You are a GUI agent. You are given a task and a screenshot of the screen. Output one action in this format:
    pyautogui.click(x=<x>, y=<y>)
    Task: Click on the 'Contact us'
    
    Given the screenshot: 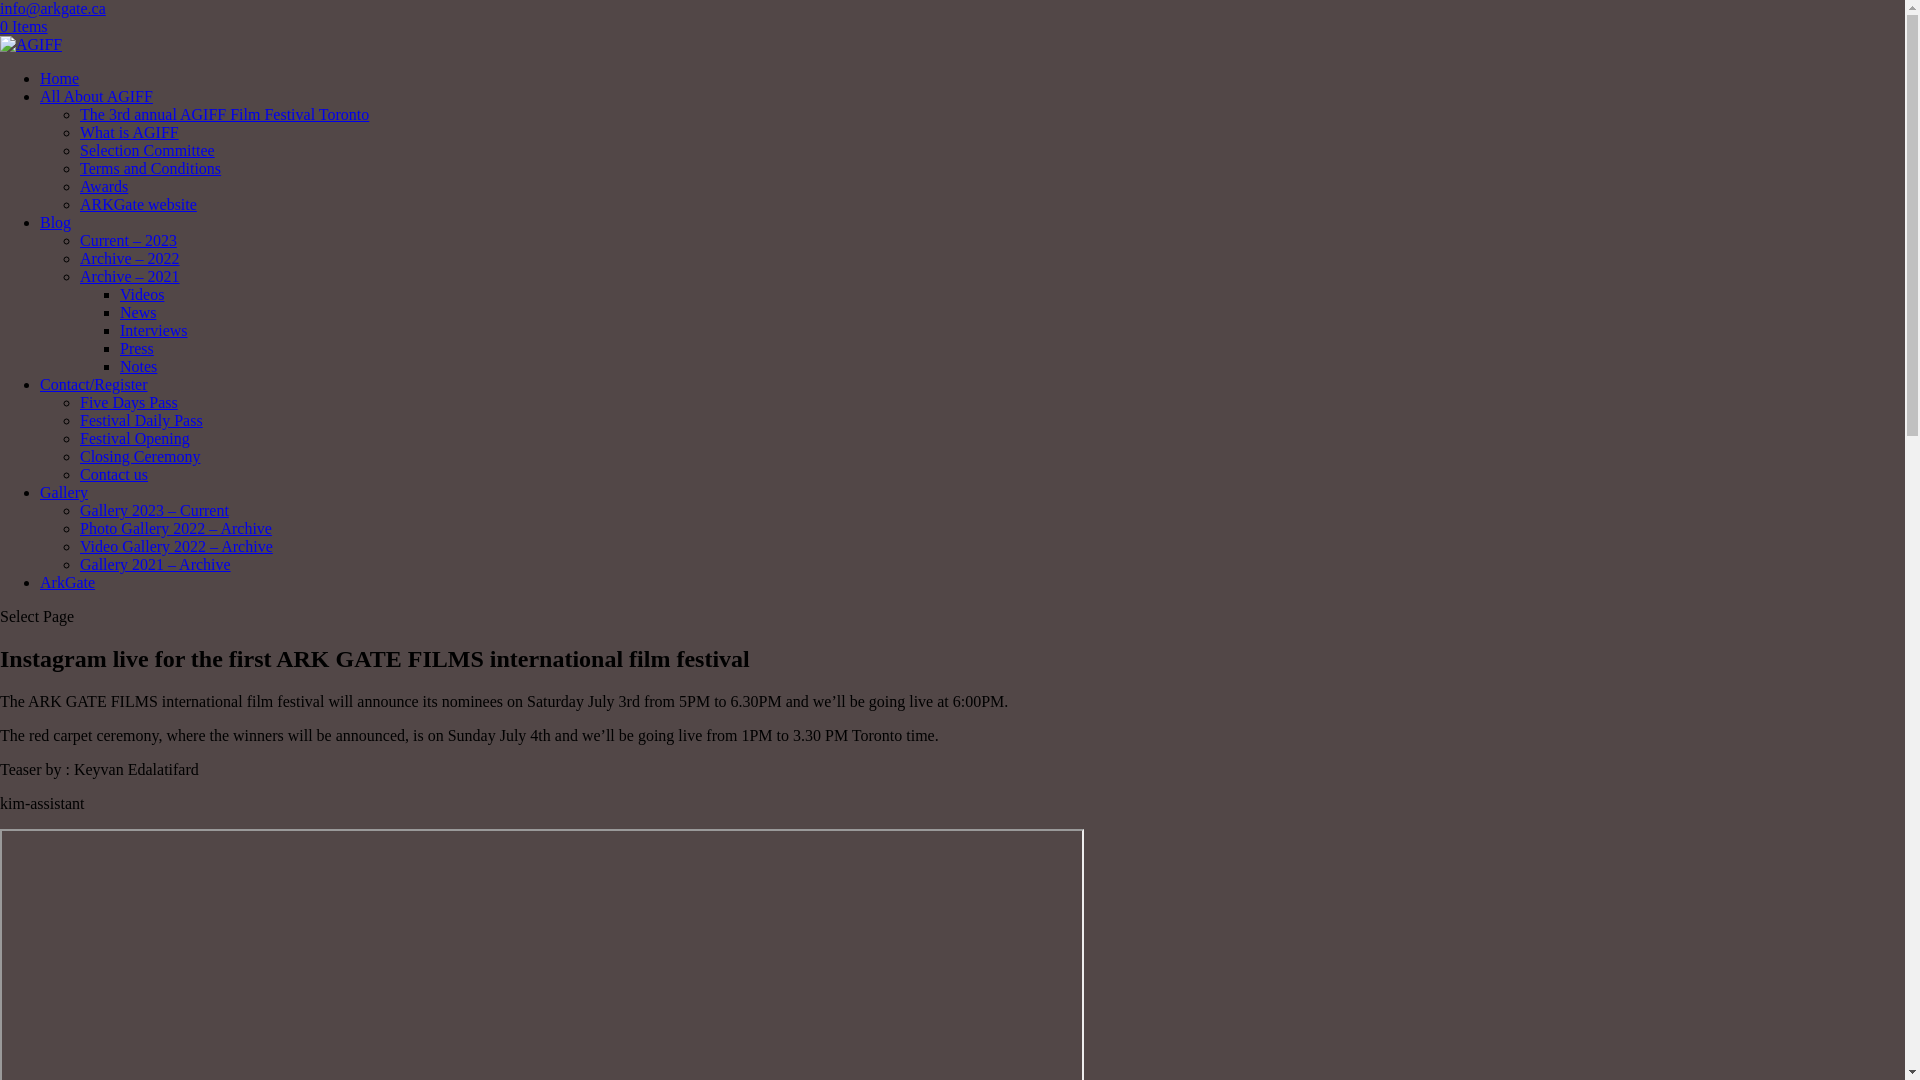 What is the action you would take?
    pyautogui.click(x=113, y=474)
    